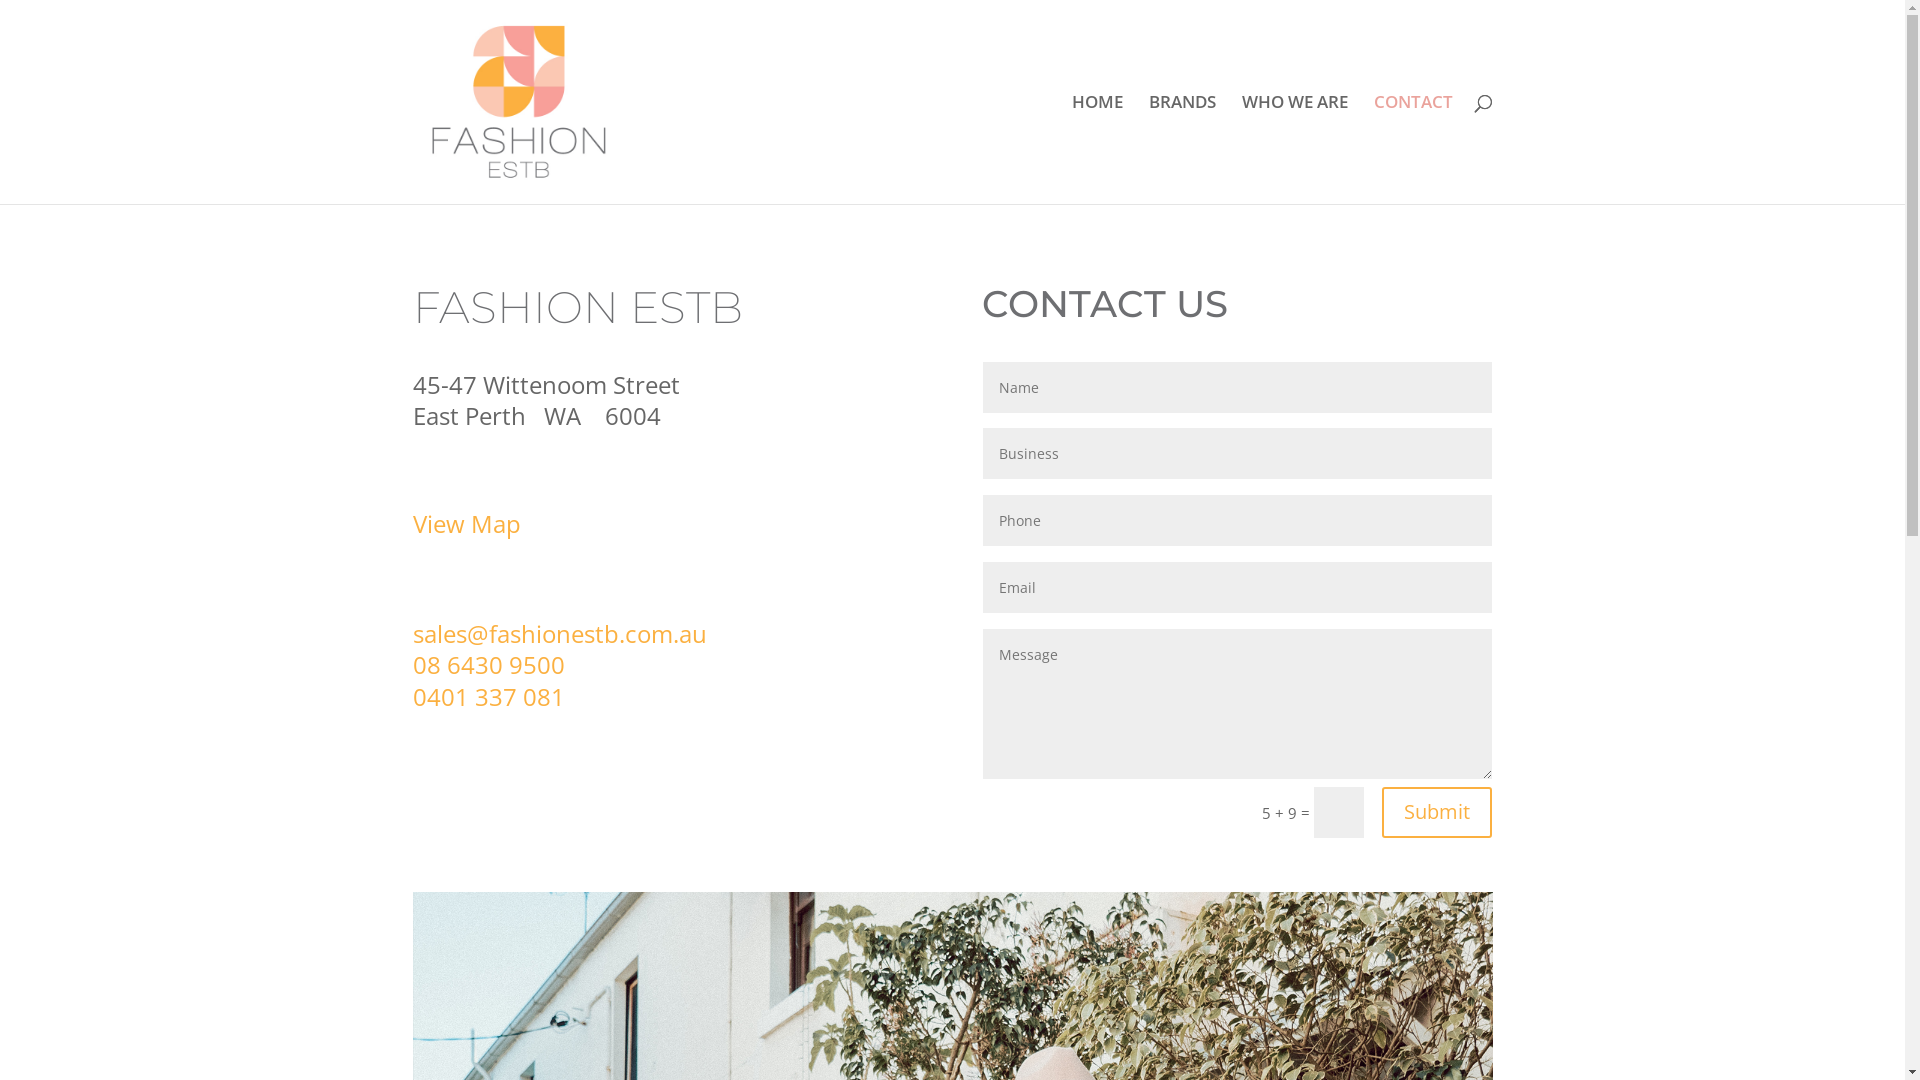 The image size is (1920, 1080). I want to click on '08 6430 9500', so click(411, 664).